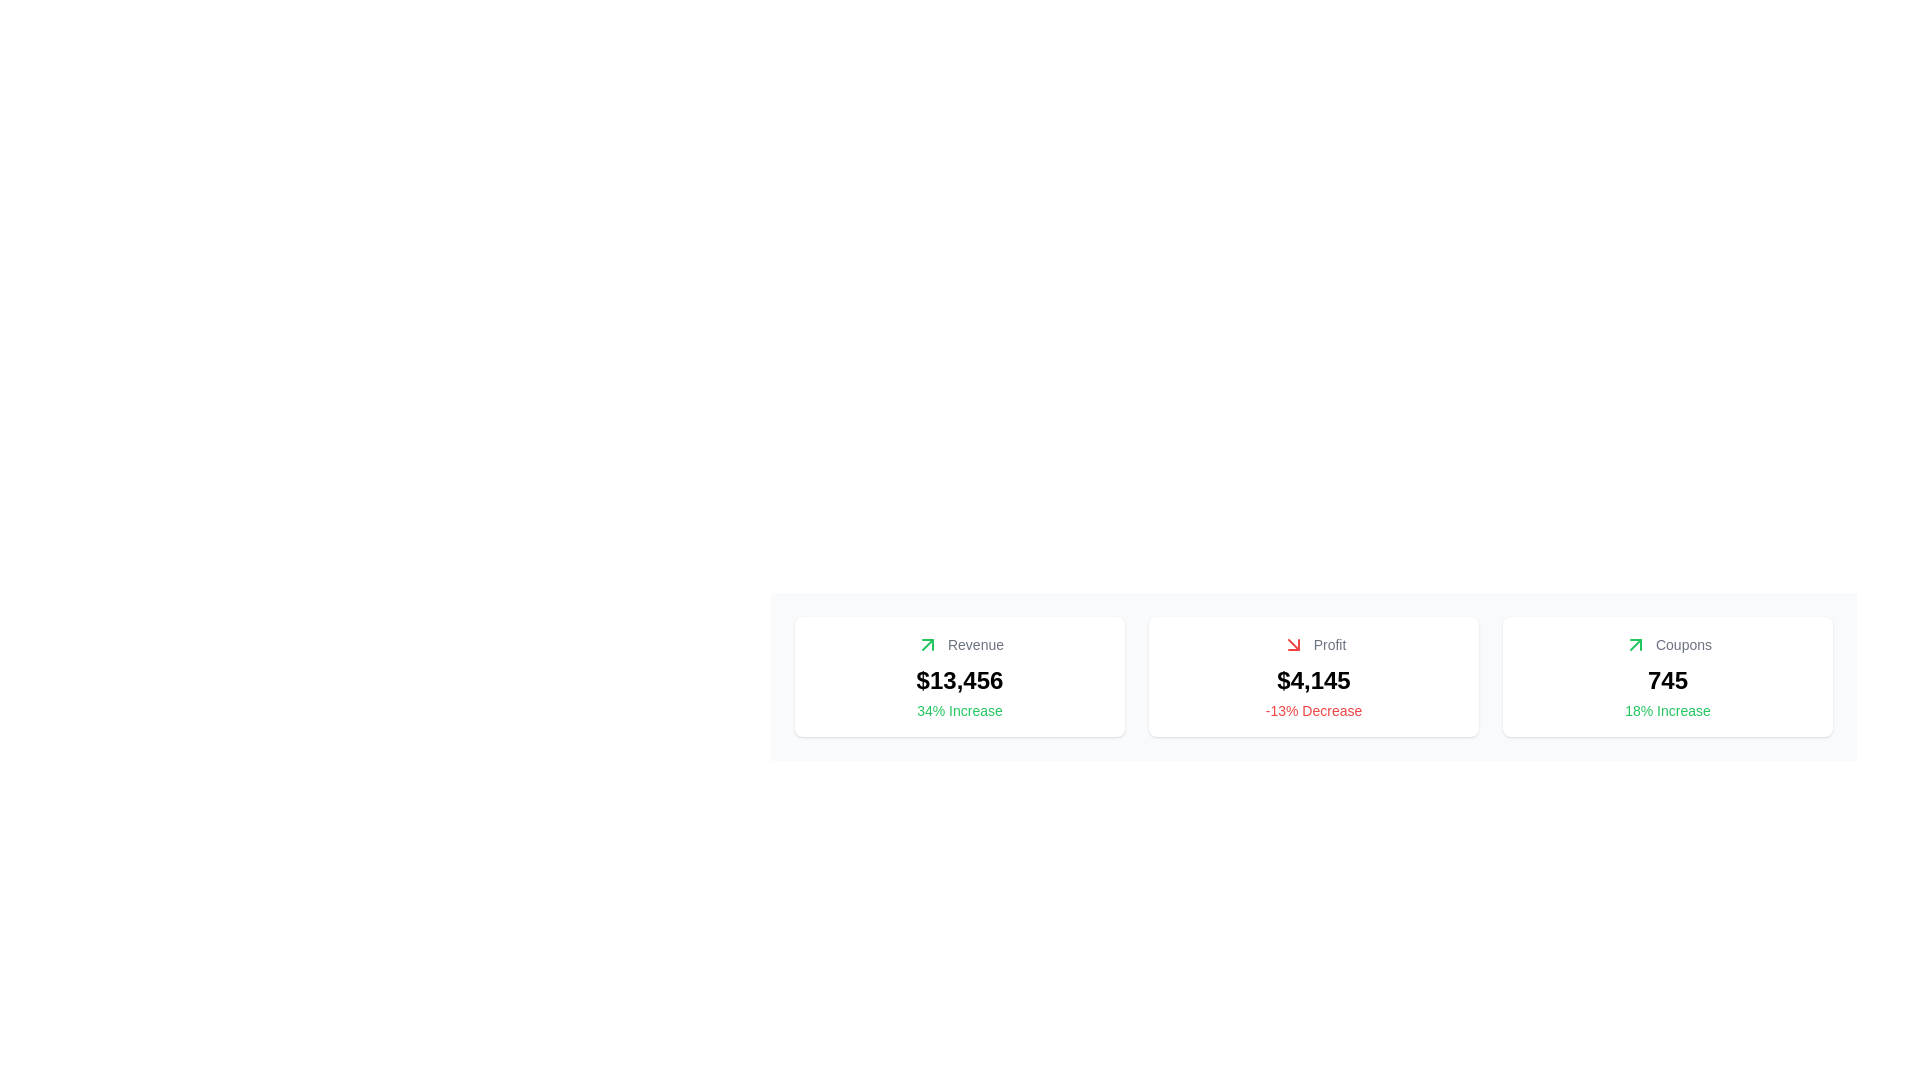  Describe the element at coordinates (926, 644) in the screenshot. I see `the green arrow icon pointing diagonally upwards to the right, which is positioned to the left of the text 'Revenue'` at that location.